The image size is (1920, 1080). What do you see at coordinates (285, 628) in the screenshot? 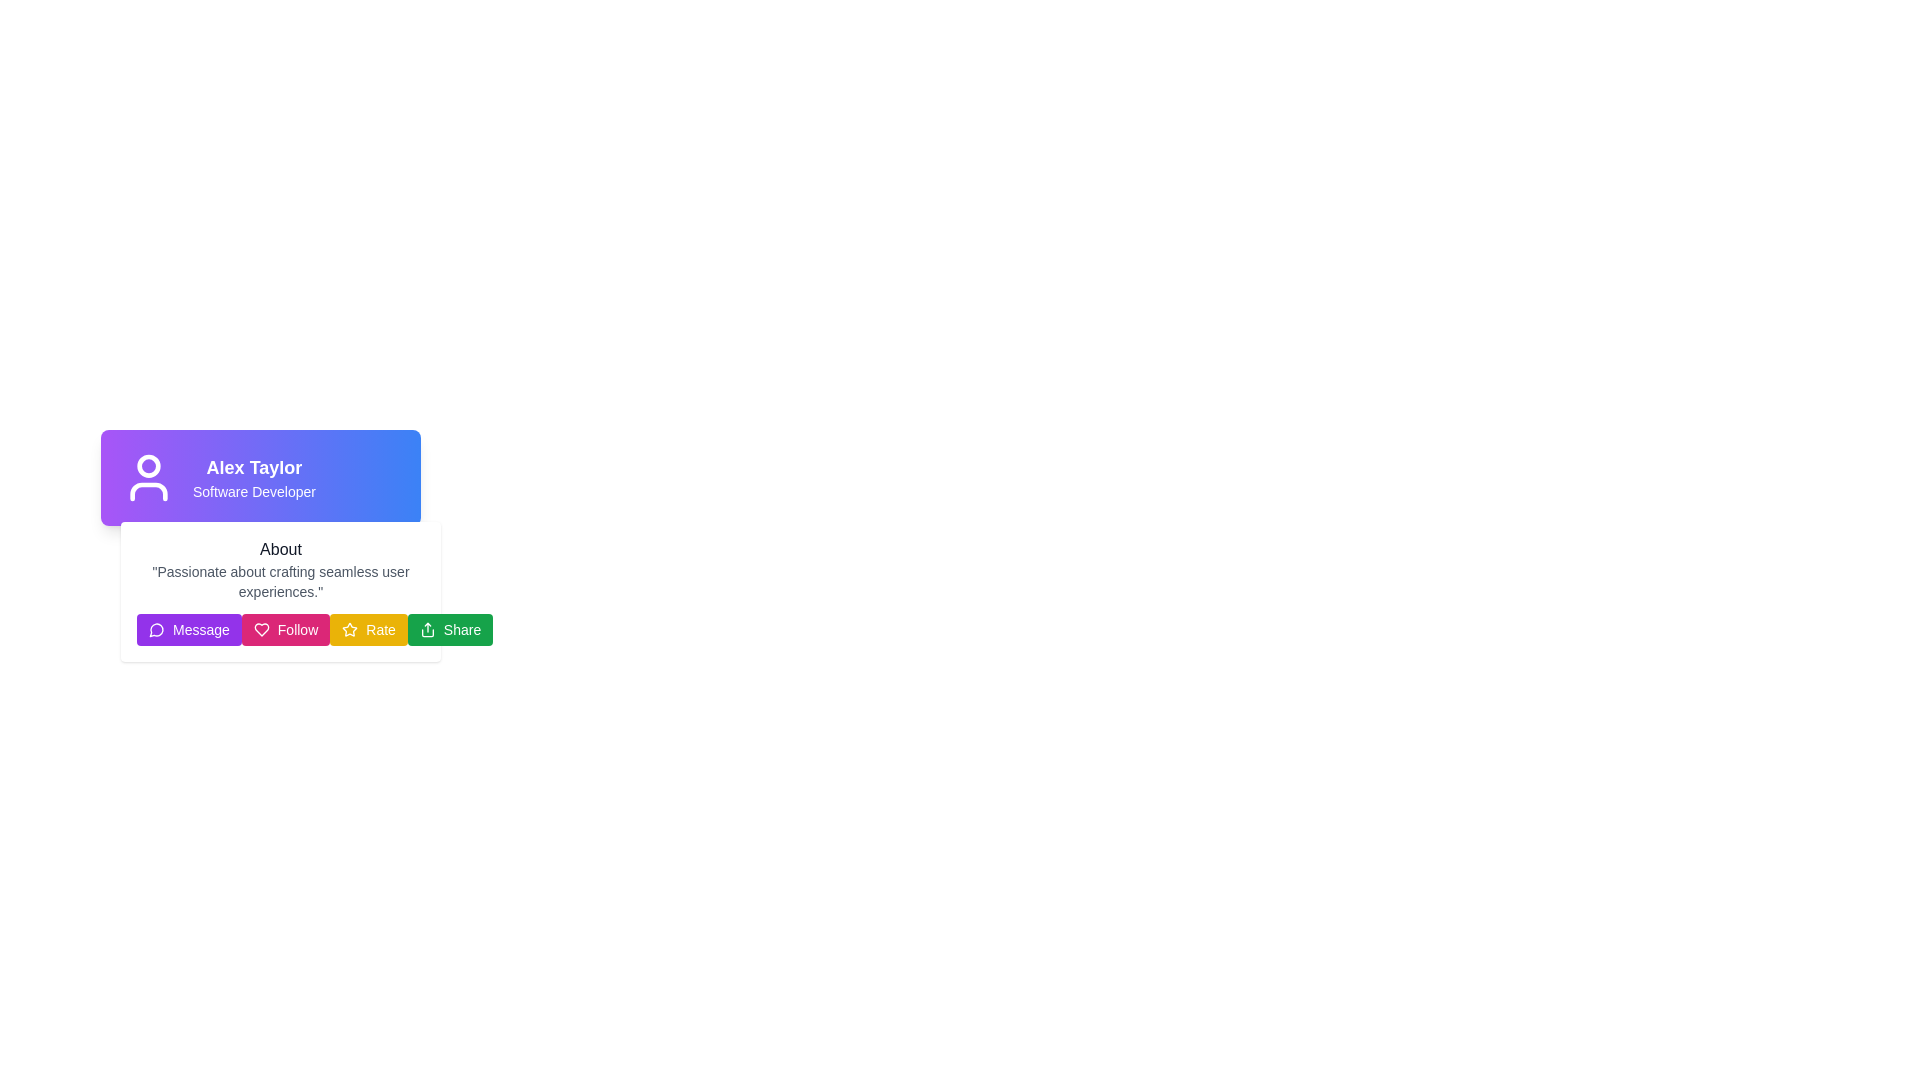
I see `the follow button located in the row of buttons at the bottom of the card, which is the second button from the left` at bounding box center [285, 628].